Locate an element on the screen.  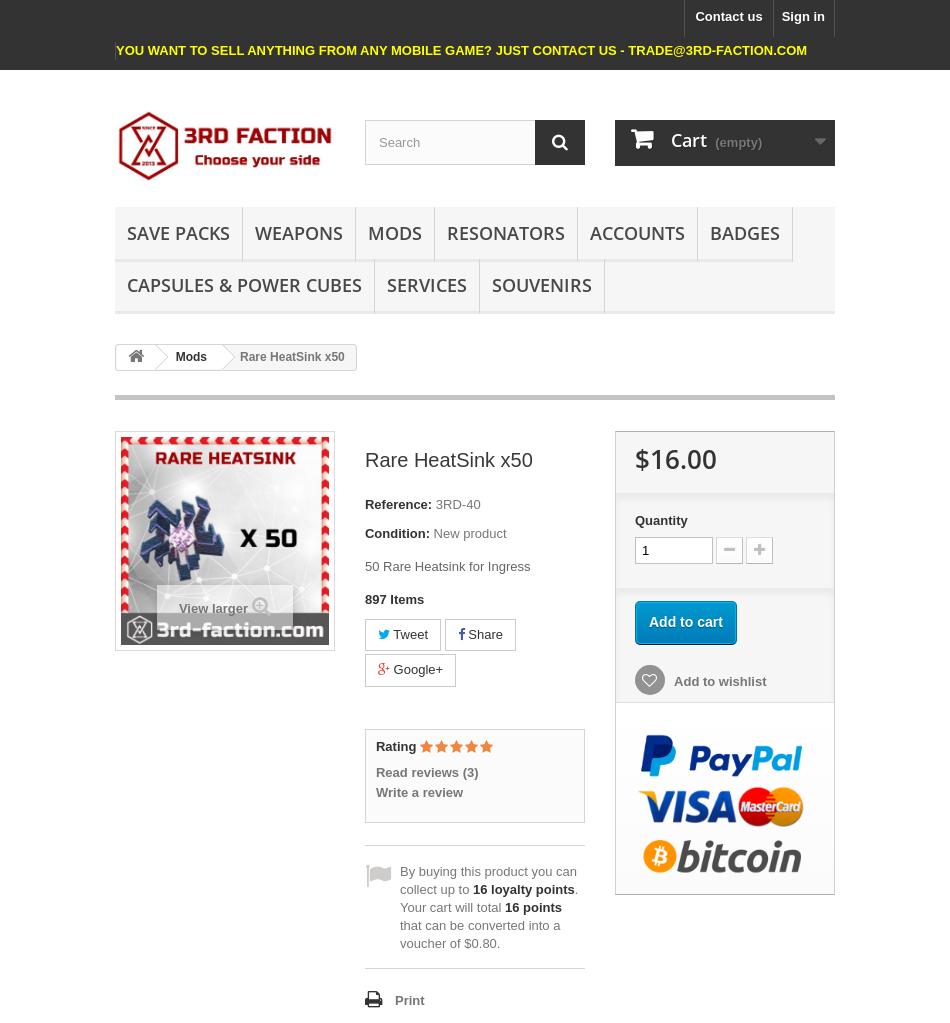
'3RD-40' is located at coordinates (456, 503).